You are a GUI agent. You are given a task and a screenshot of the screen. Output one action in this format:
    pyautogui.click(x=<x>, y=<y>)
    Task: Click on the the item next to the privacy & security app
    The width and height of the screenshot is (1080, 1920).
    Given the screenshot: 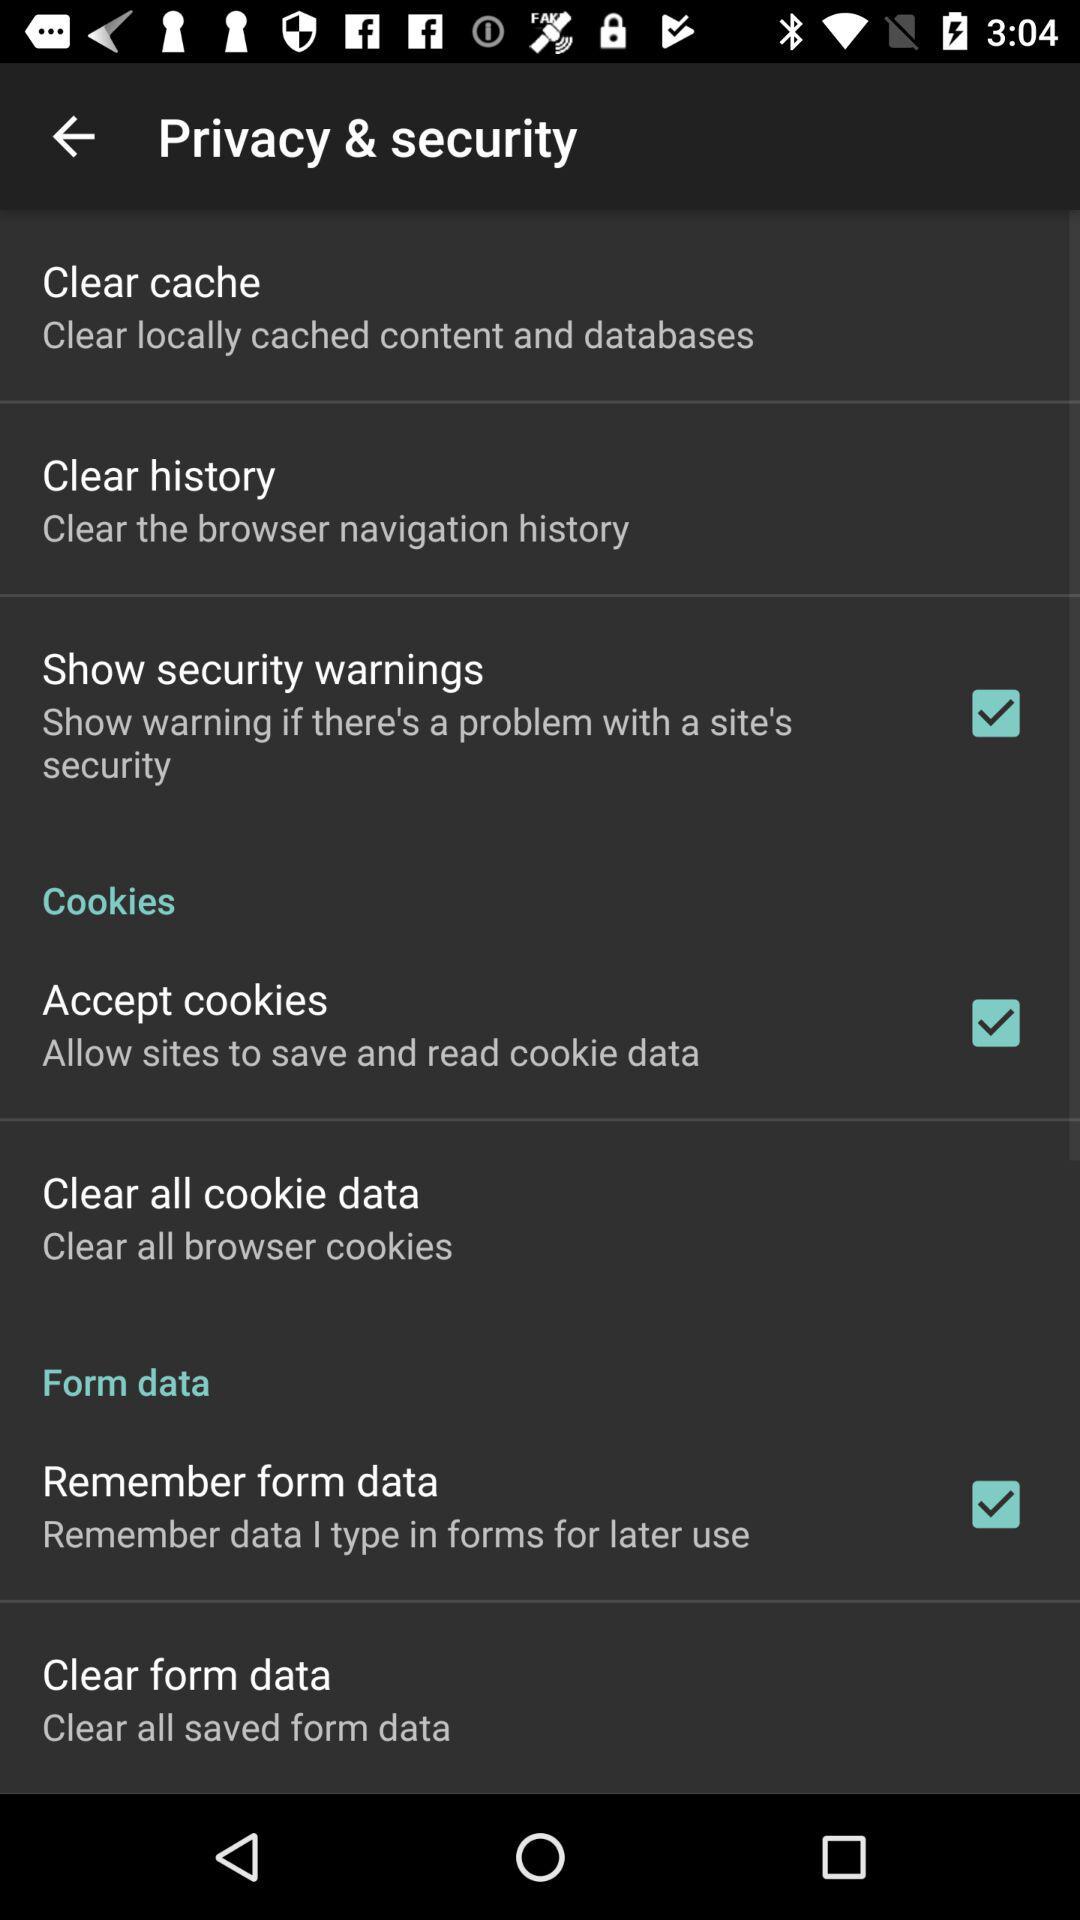 What is the action you would take?
    pyautogui.click(x=72, y=135)
    